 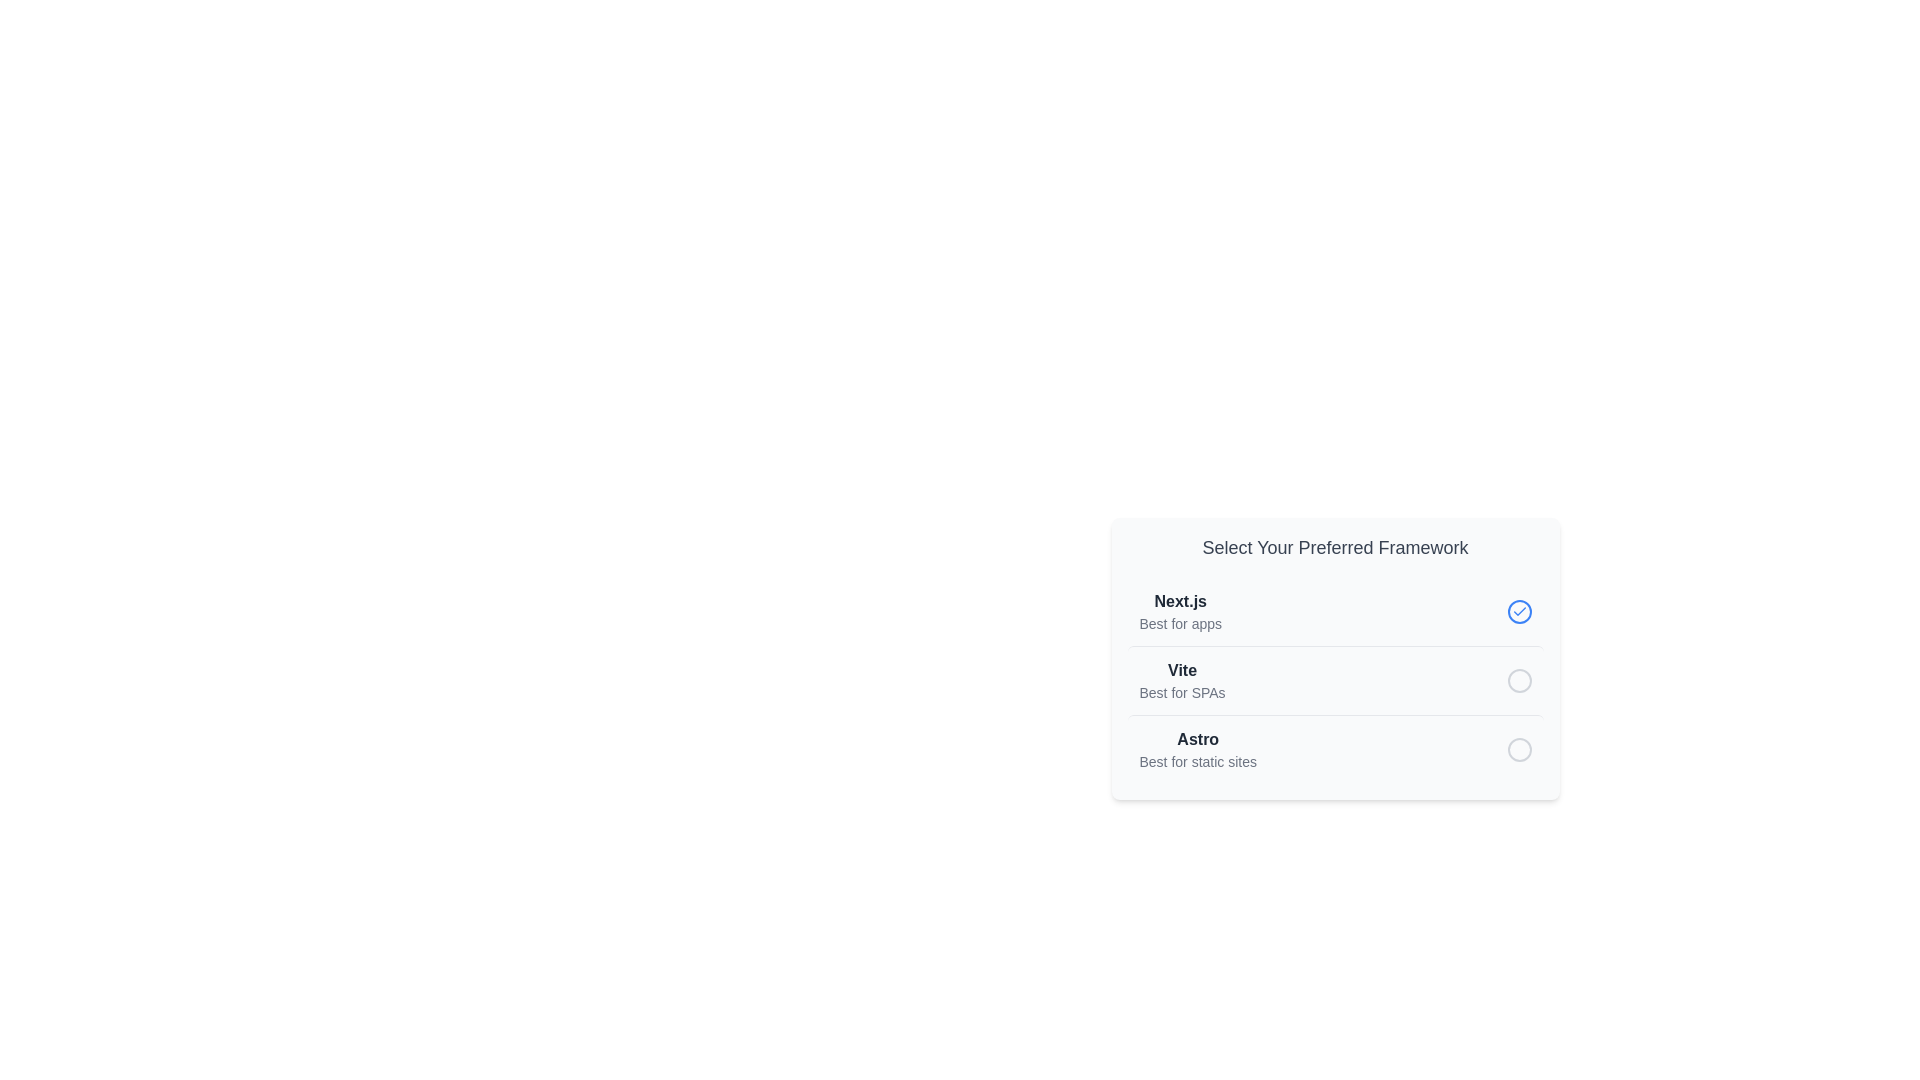 I want to click on state of the blue checkmark icon within the circular border located in the top right of the 'Next.js' selection option, so click(x=1519, y=611).